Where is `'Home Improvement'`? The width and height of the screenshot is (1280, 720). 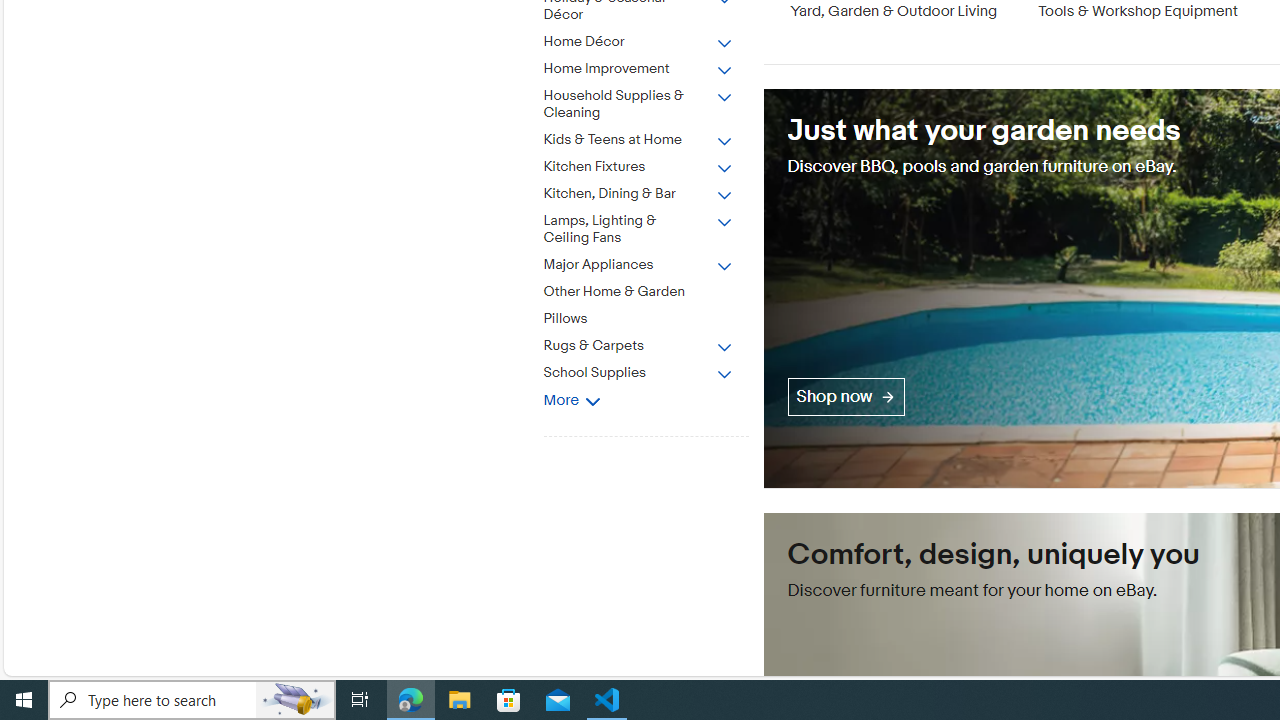 'Home Improvement' is located at coordinates (653, 64).